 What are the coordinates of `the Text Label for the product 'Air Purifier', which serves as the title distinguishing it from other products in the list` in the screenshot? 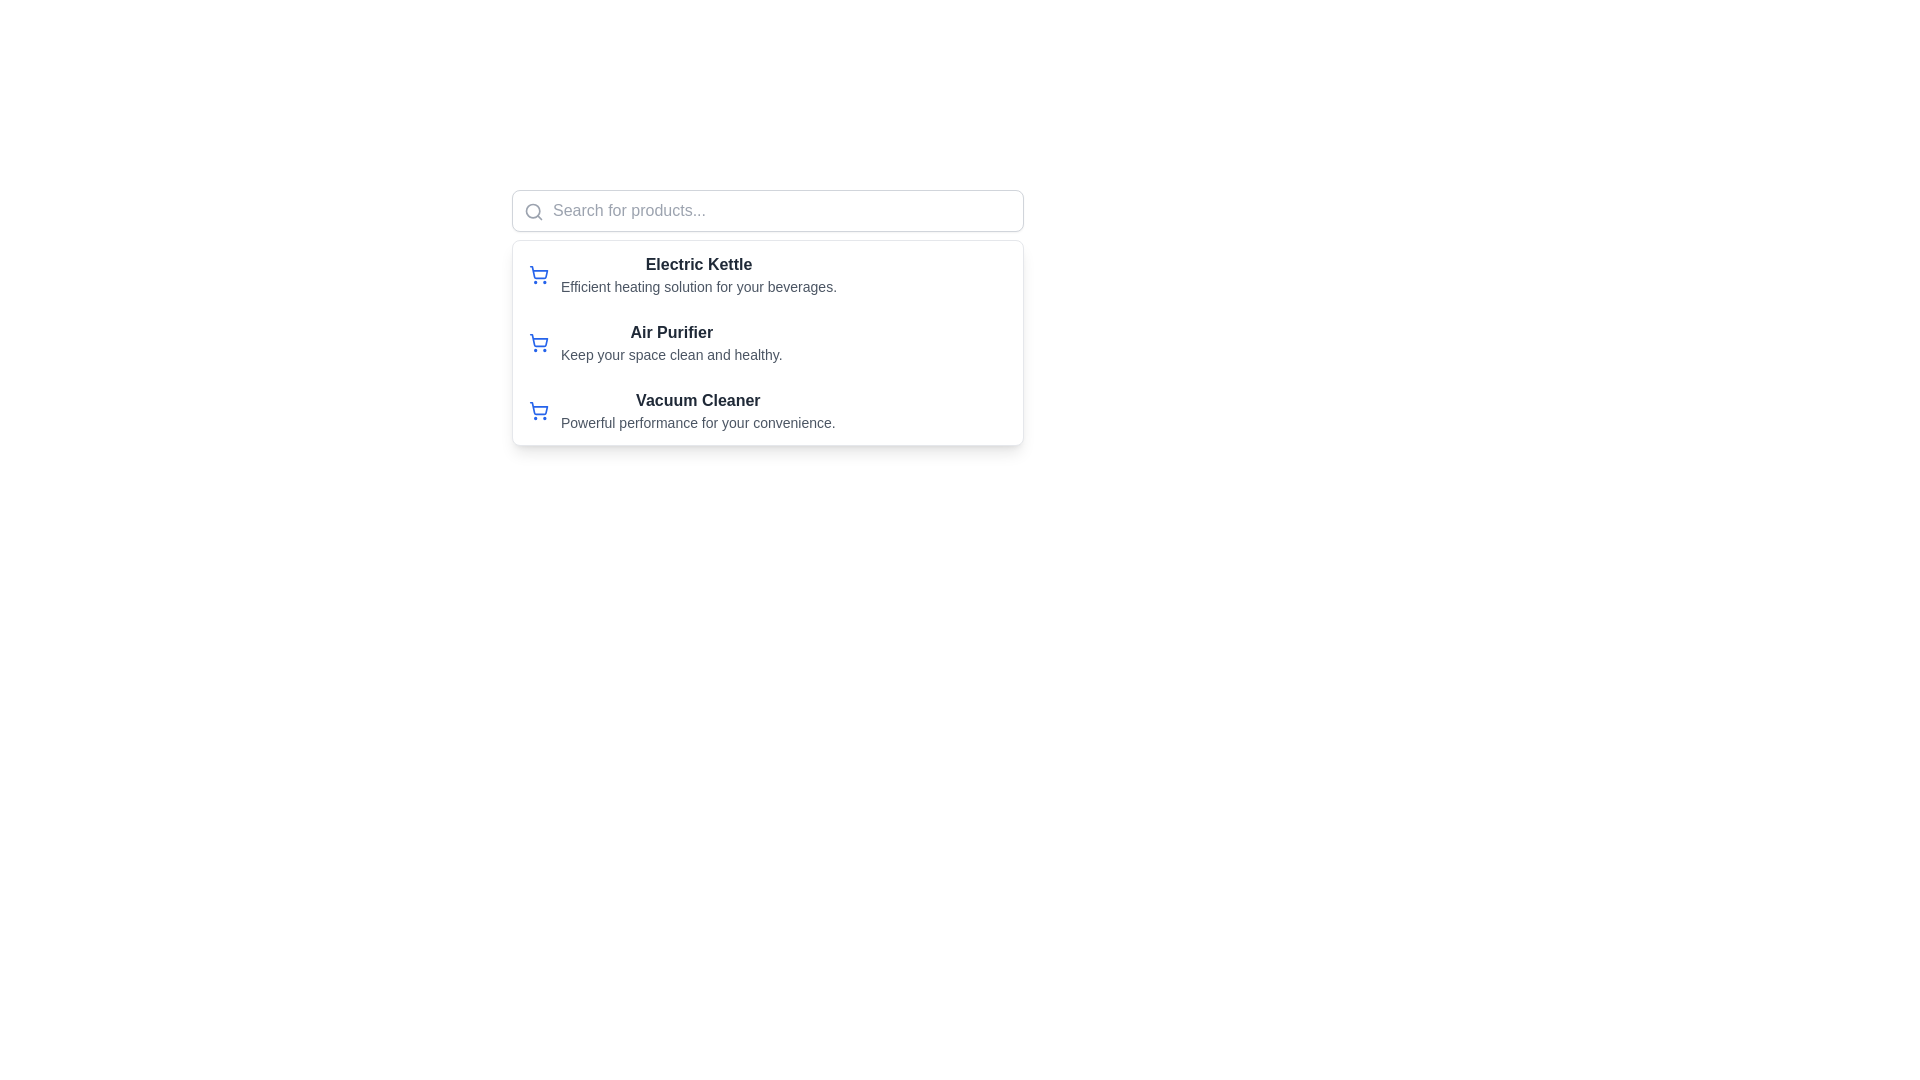 It's located at (671, 331).